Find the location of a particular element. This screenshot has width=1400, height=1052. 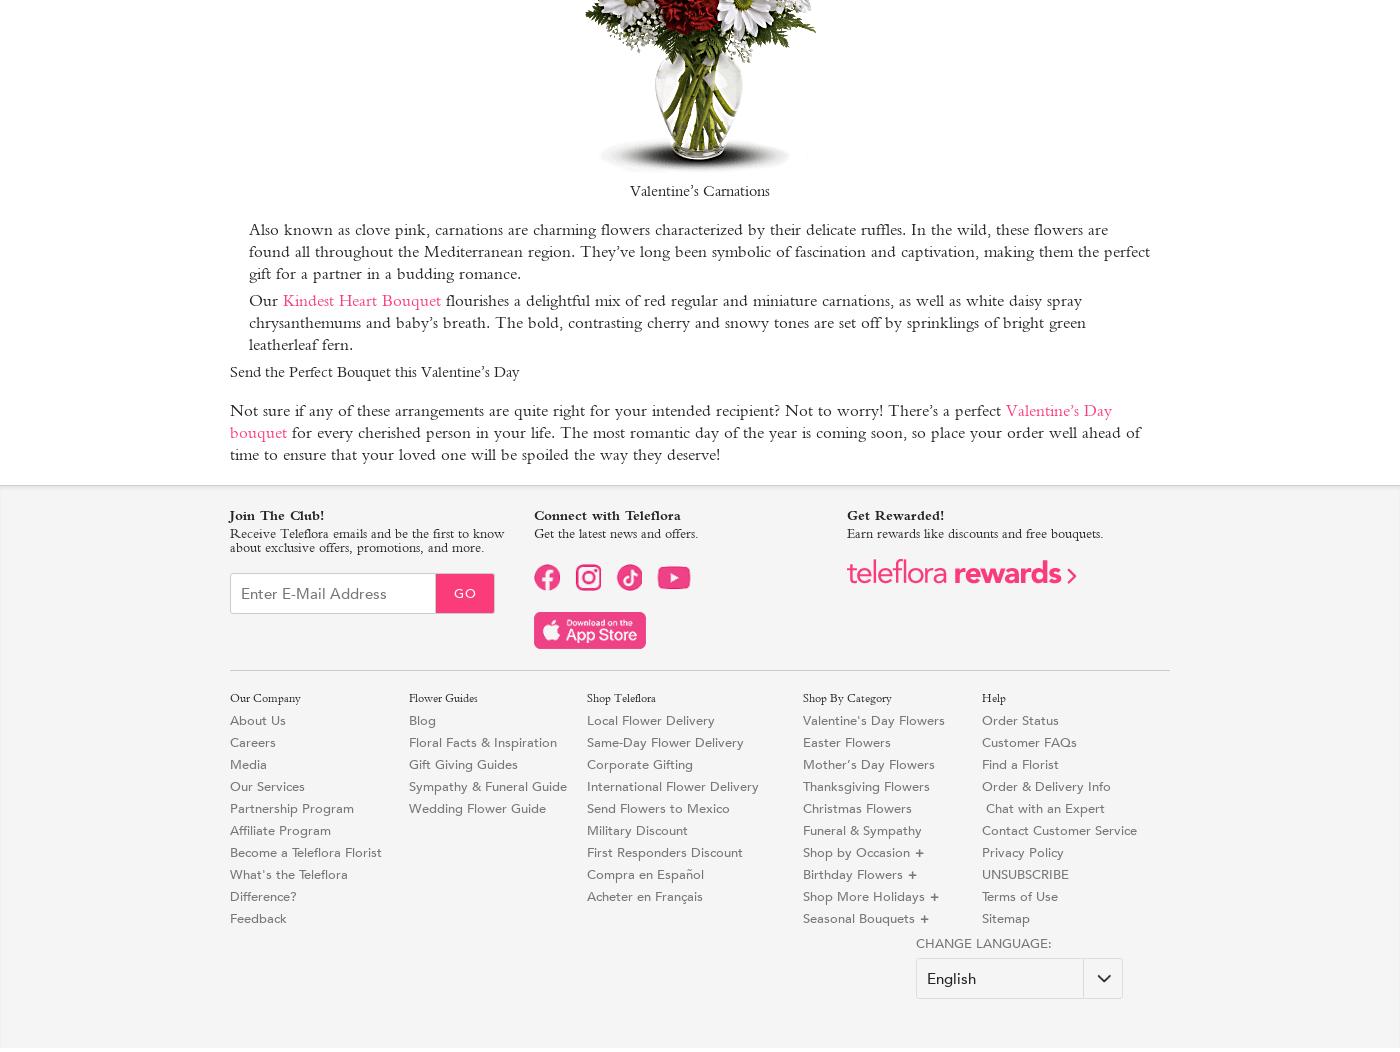

'Go' is located at coordinates (463, 592).